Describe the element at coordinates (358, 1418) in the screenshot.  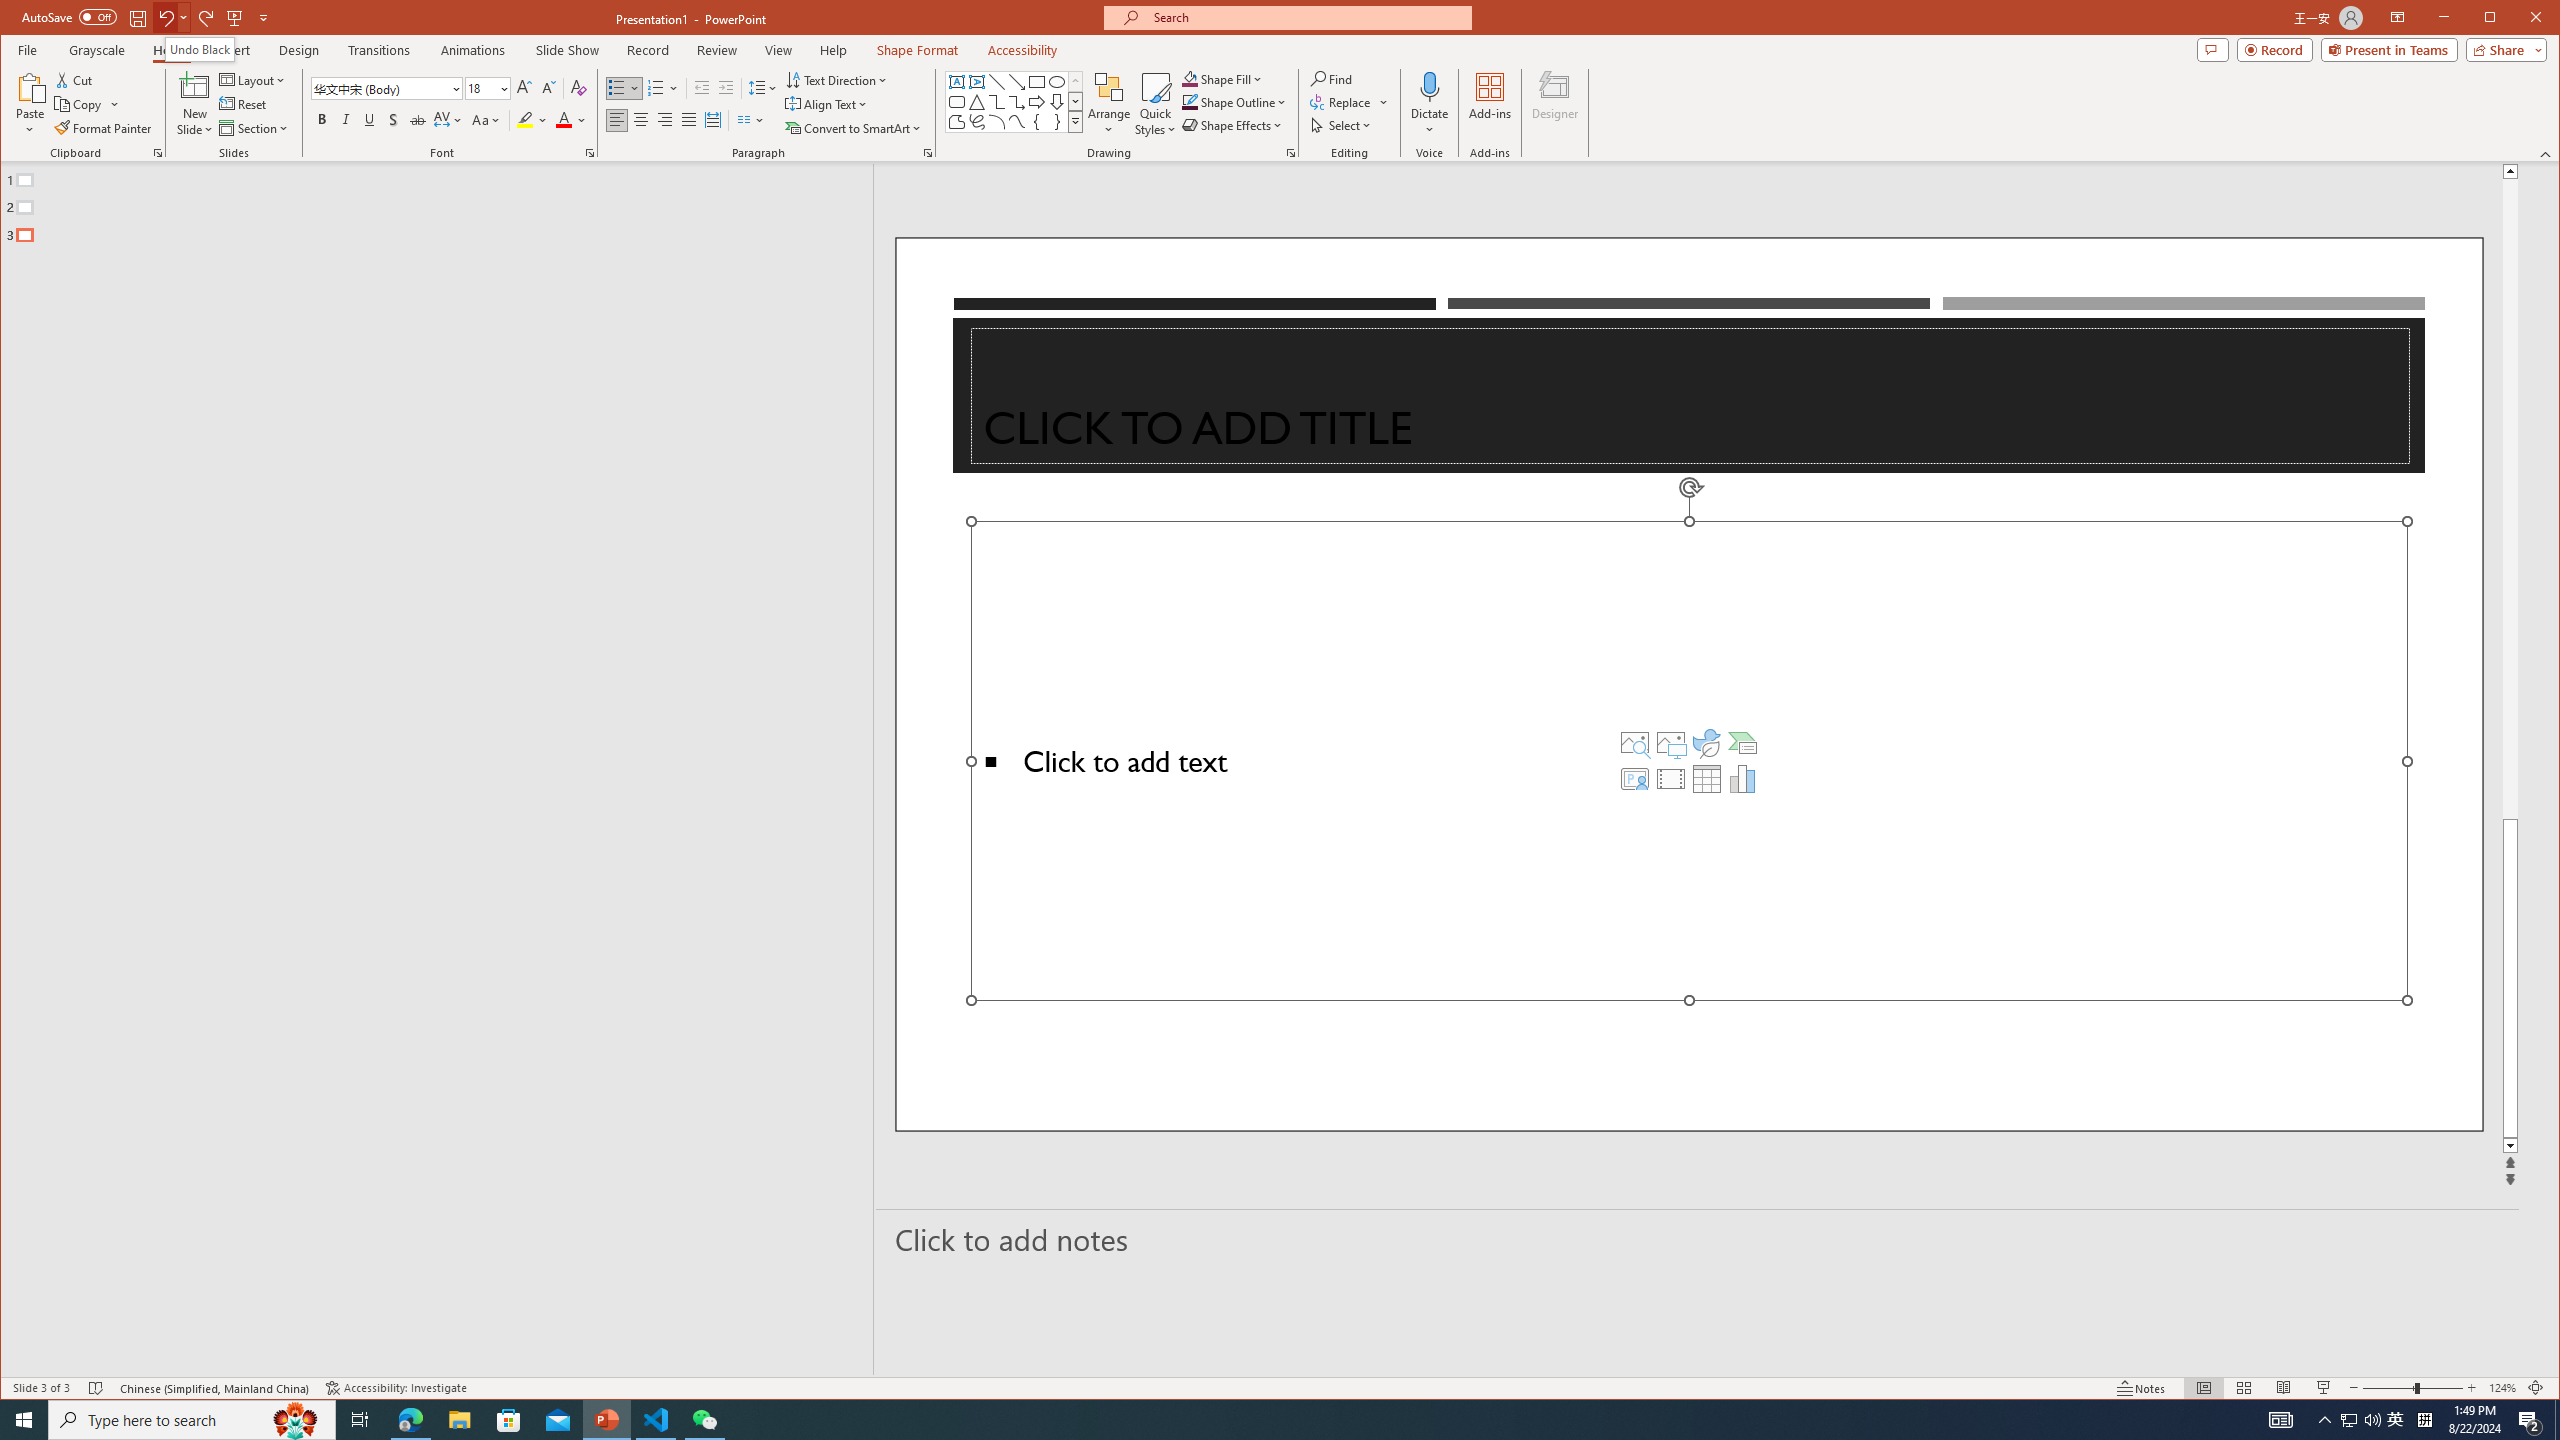
I see `'Task View'` at that location.